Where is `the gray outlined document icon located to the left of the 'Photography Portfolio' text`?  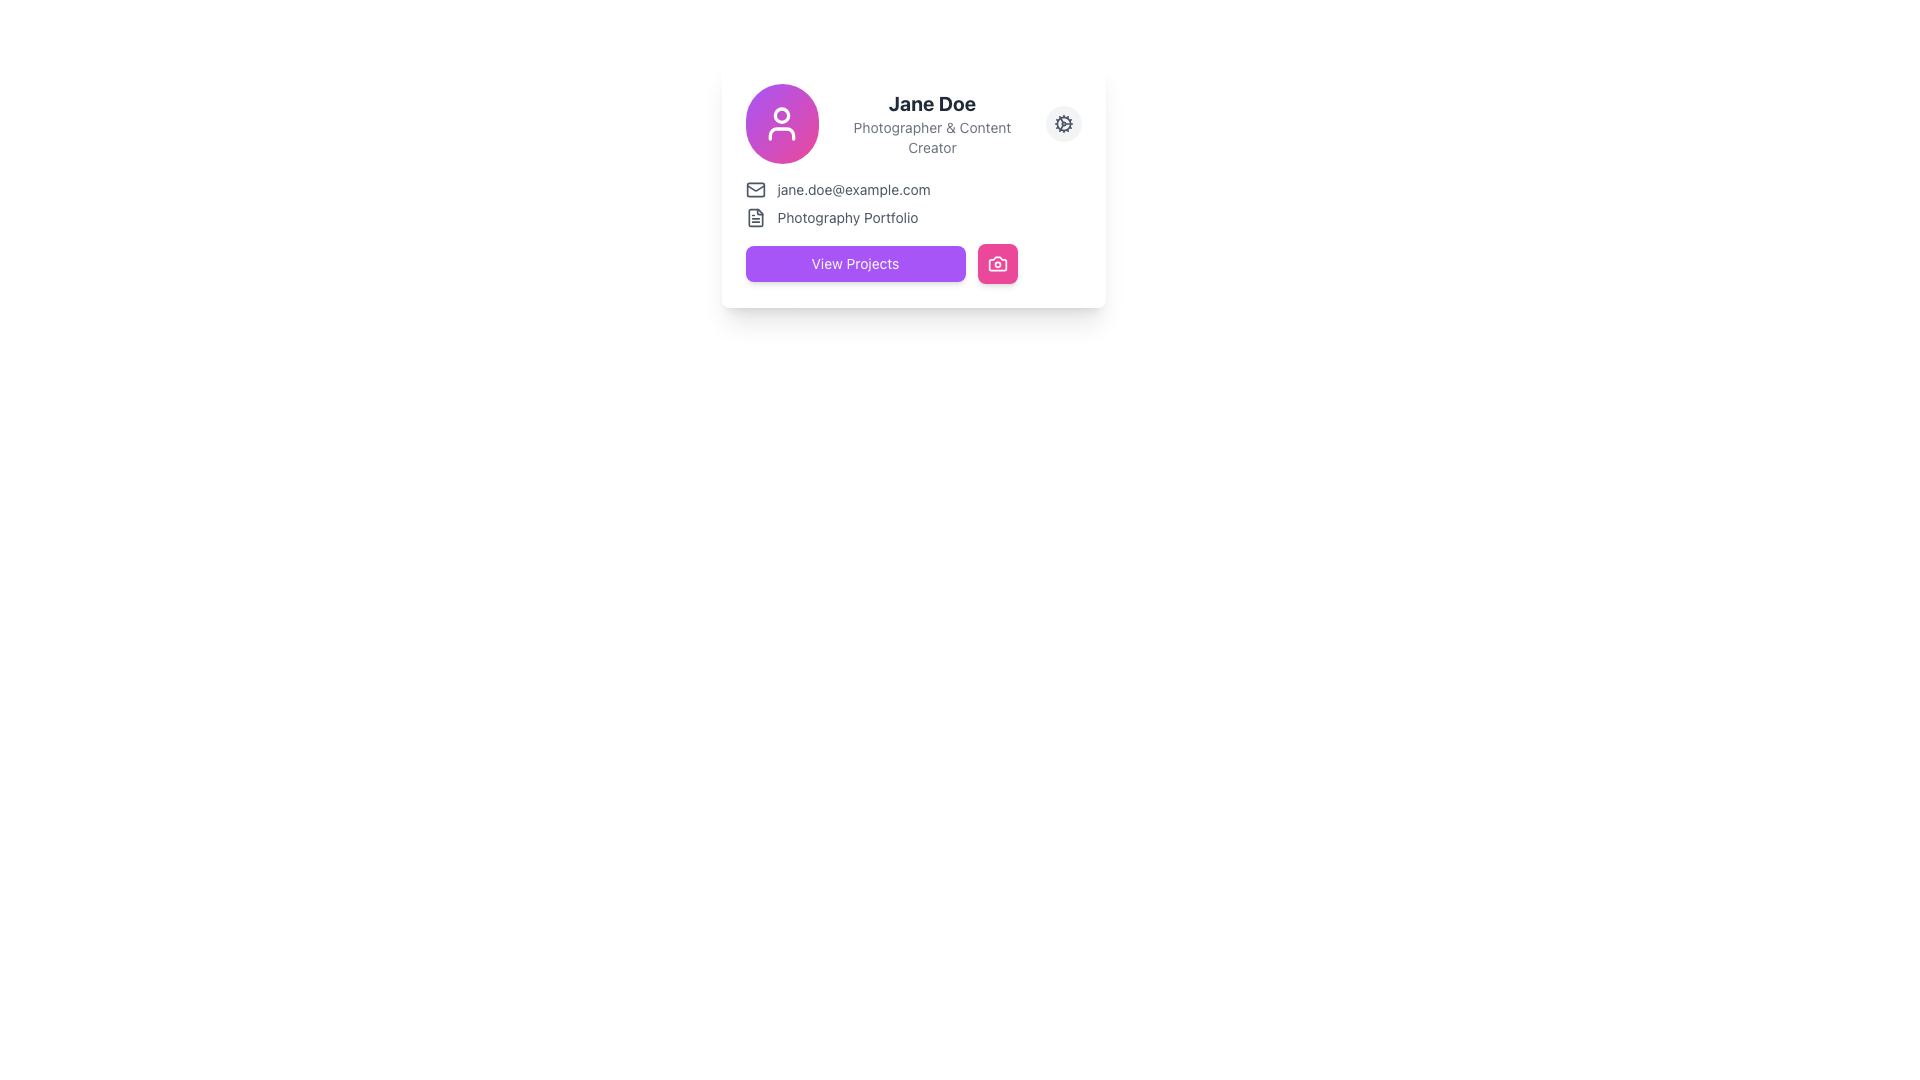 the gray outlined document icon located to the left of the 'Photography Portfolio' text is located at coordinates (754, 218).